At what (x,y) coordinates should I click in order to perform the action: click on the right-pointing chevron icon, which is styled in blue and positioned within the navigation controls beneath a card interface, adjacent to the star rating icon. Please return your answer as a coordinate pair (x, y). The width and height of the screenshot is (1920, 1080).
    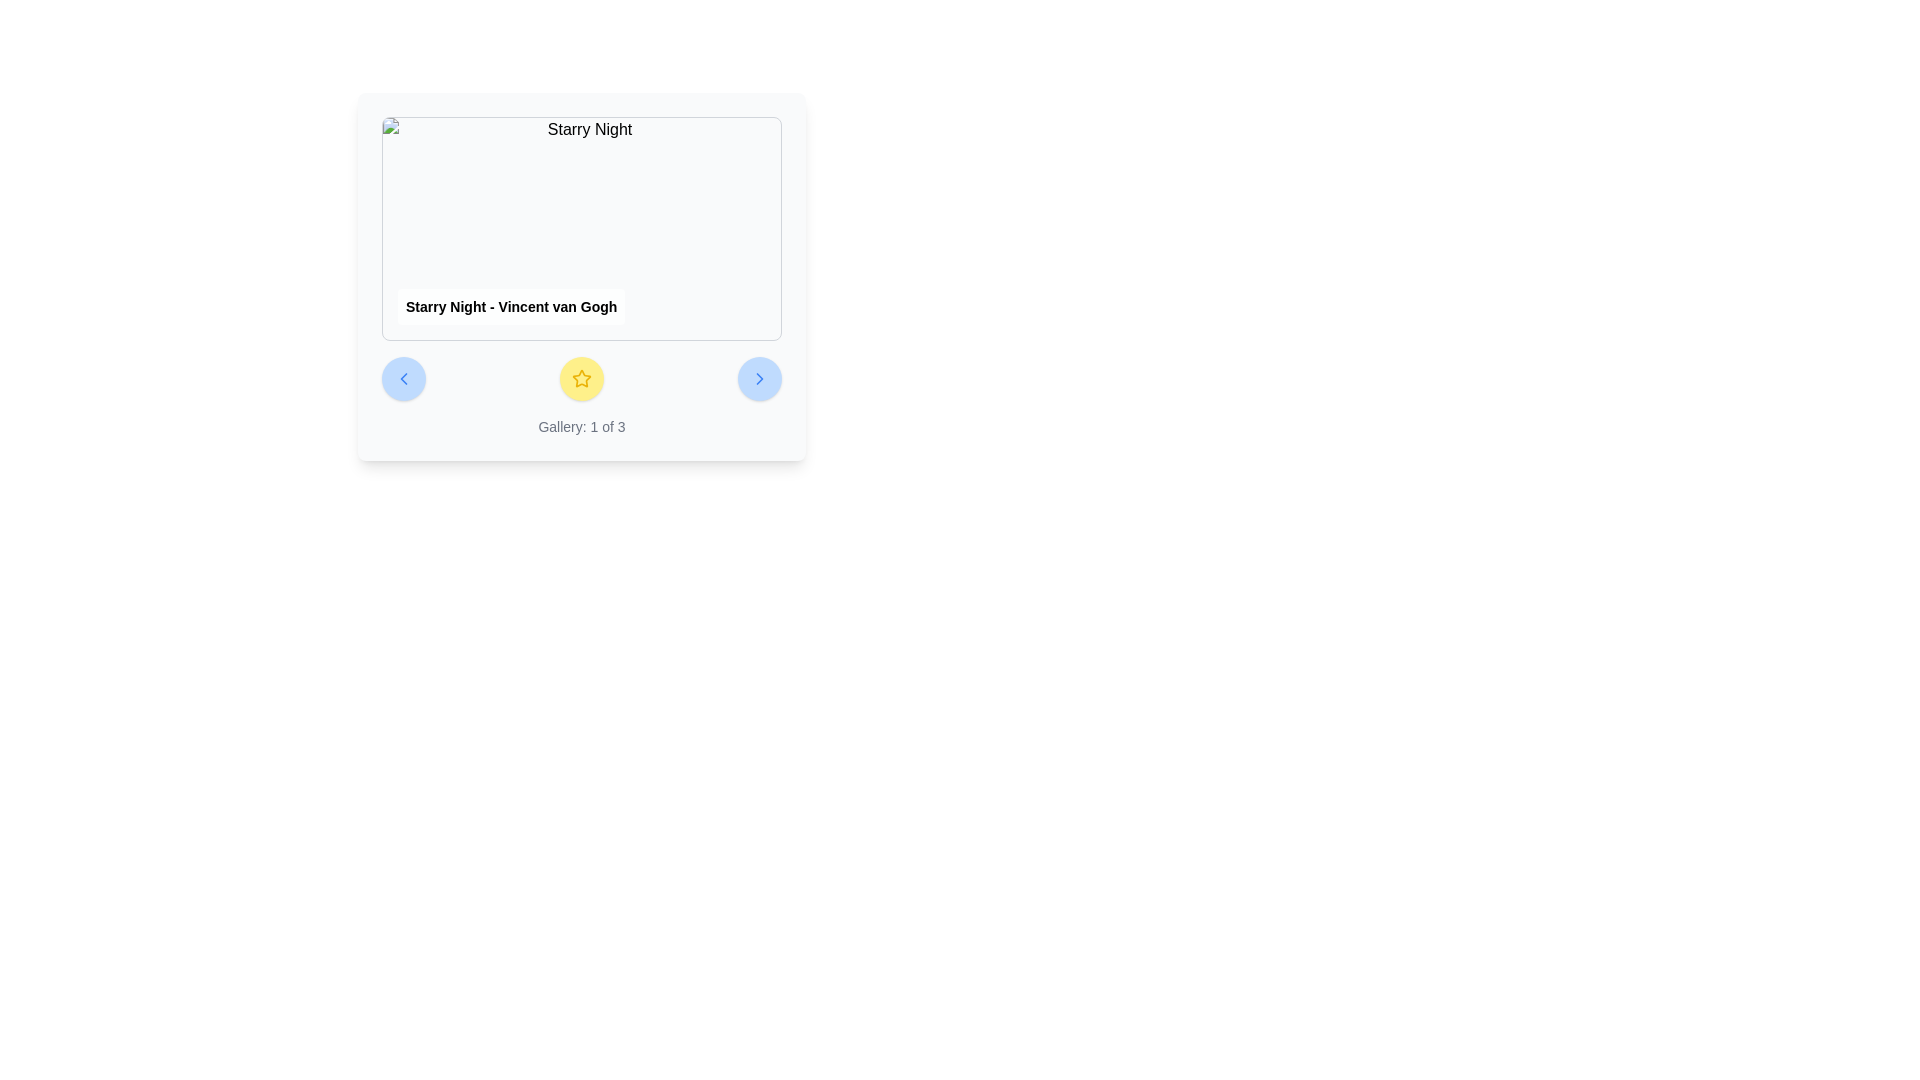
    Looking at the image, I should click on (758, 378).